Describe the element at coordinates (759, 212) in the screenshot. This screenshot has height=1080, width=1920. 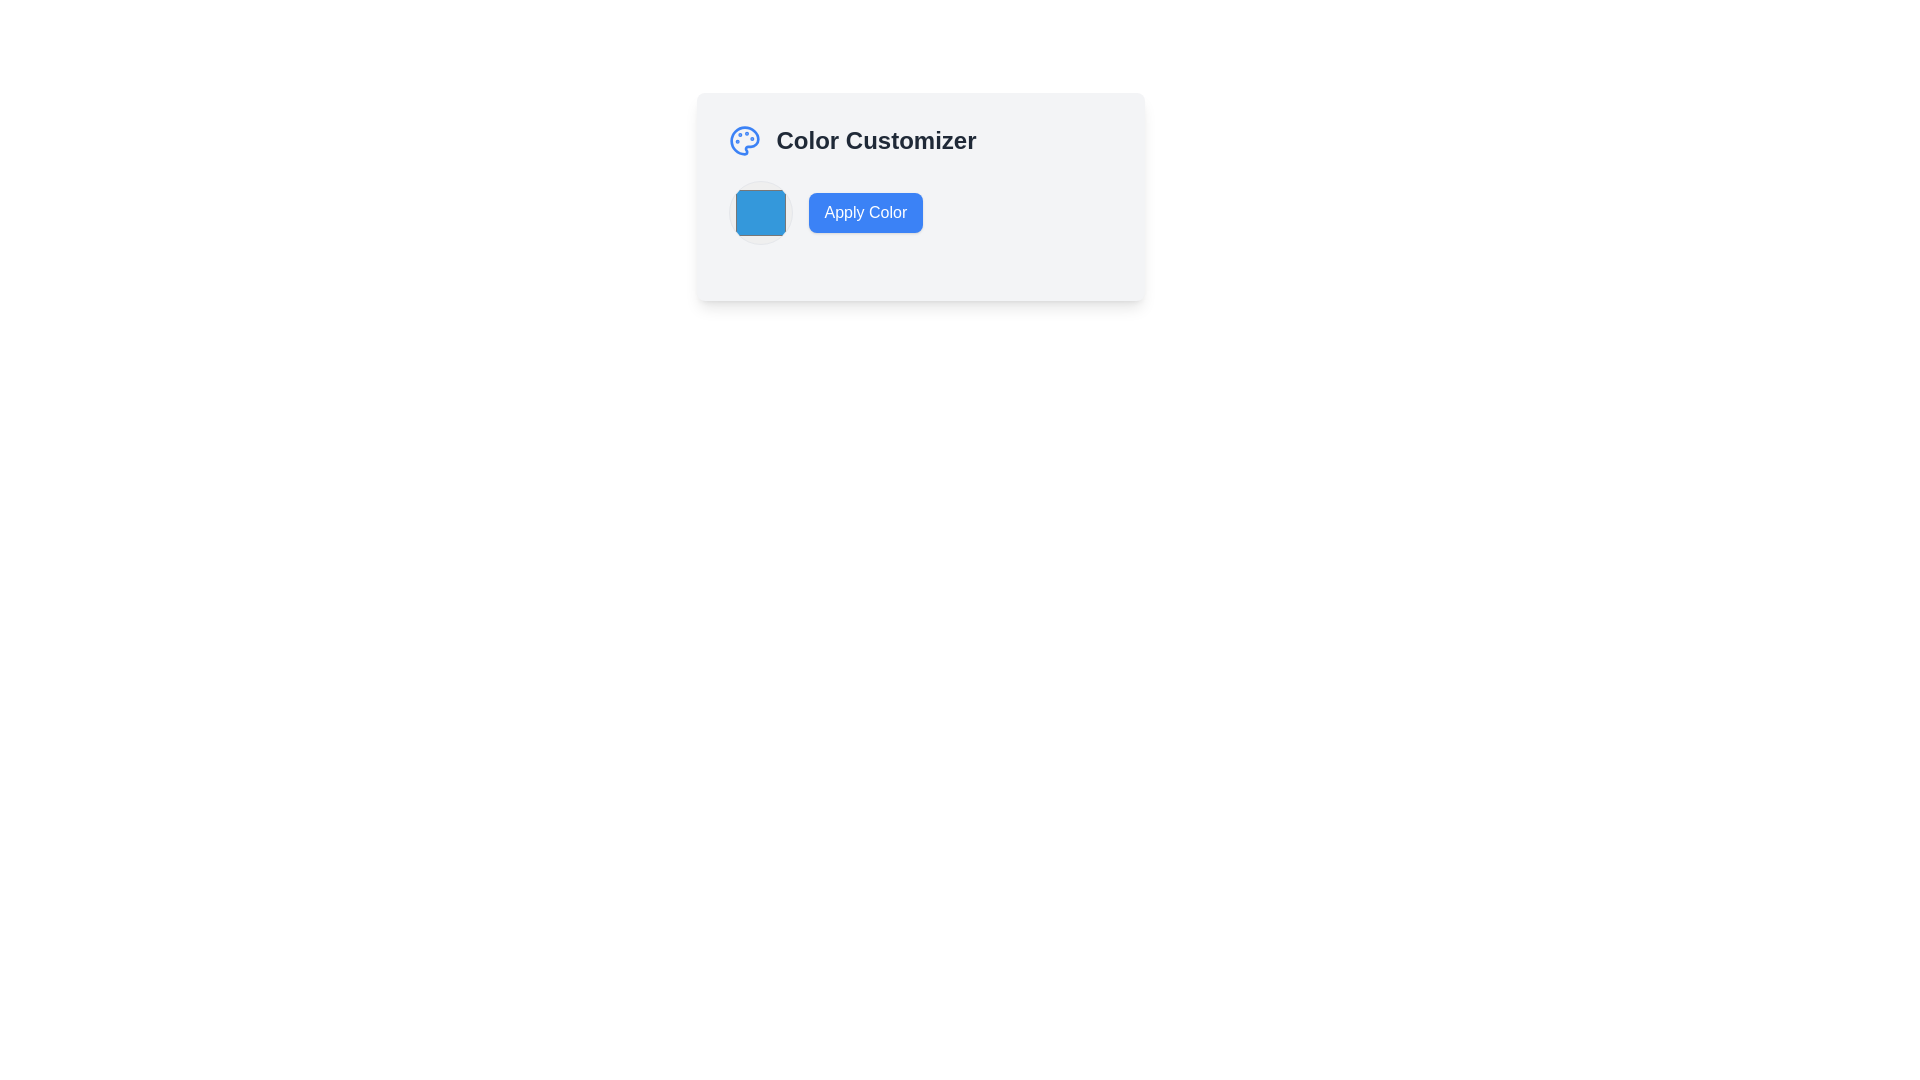
I see `the Color Selector, which is a rounded square with a blue fill color (#3498db) located on the left side of the 'Color Customizer' section` at that location.